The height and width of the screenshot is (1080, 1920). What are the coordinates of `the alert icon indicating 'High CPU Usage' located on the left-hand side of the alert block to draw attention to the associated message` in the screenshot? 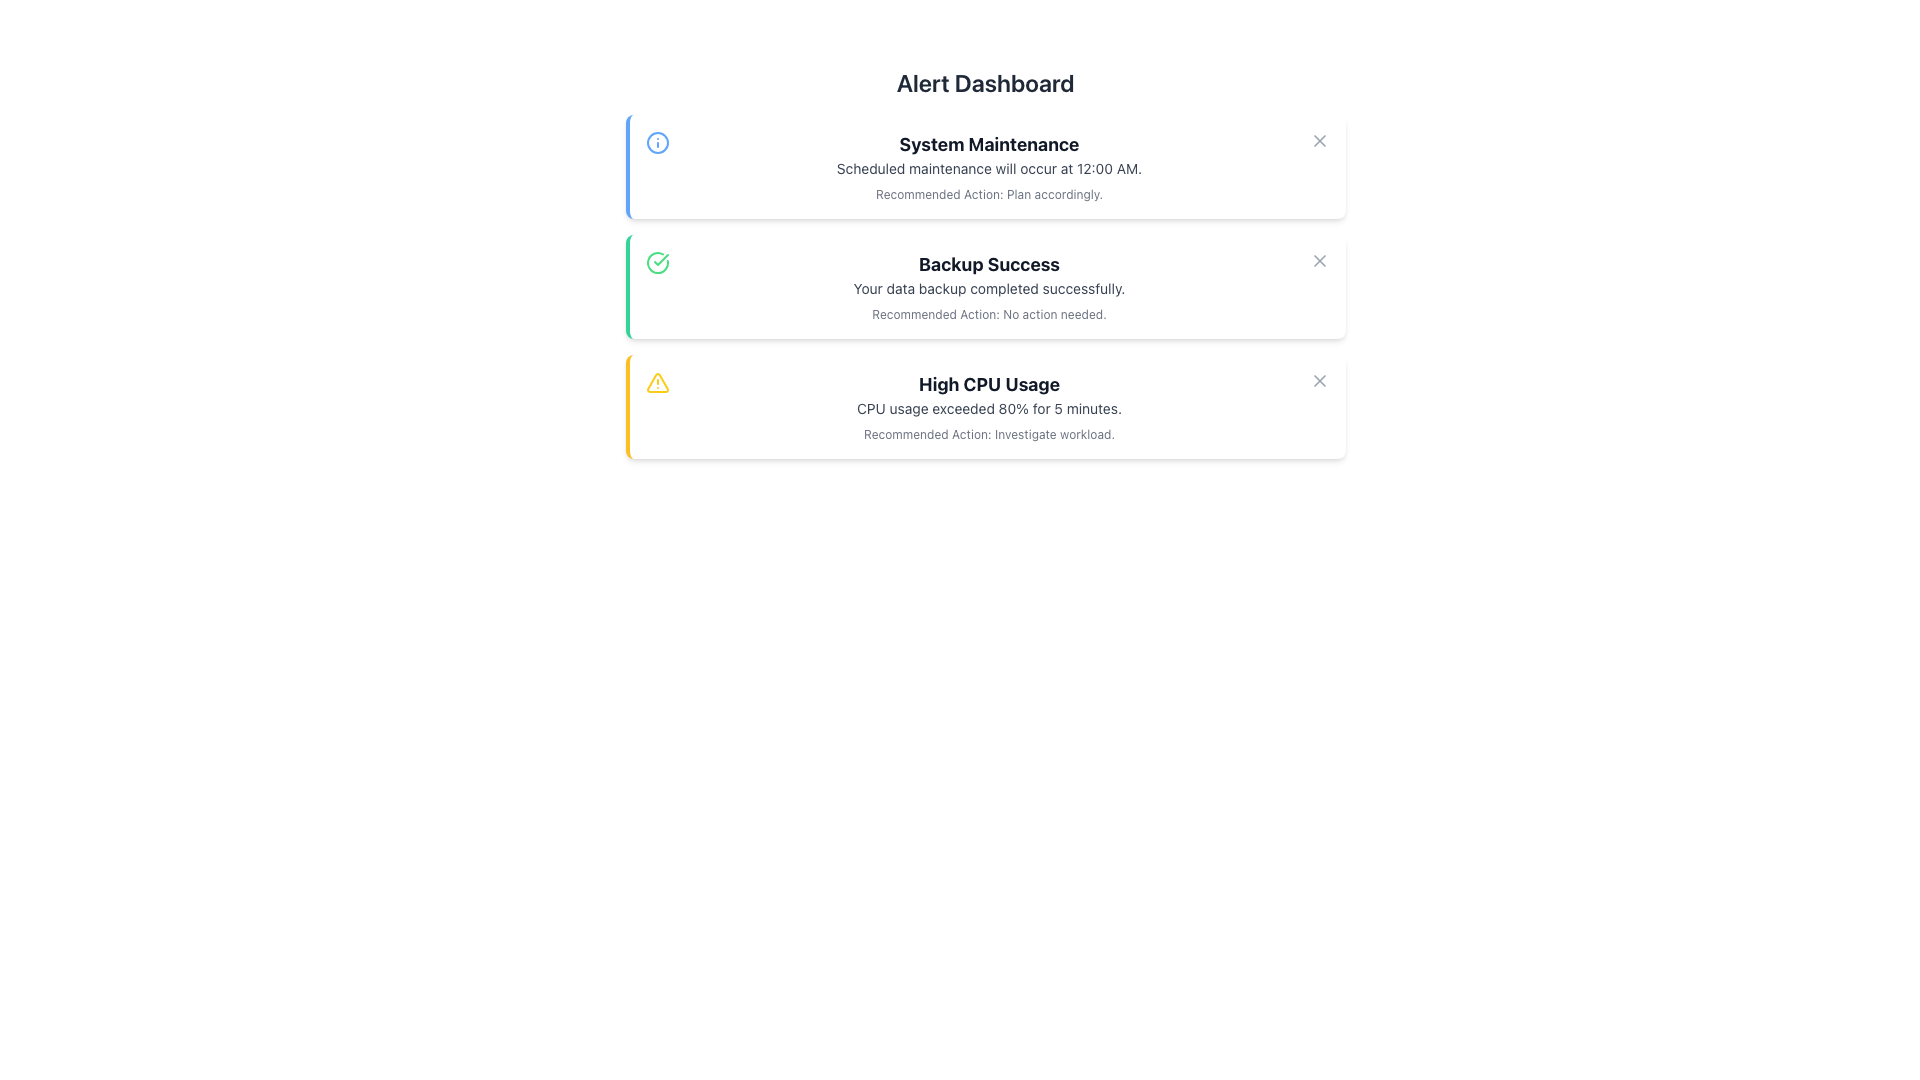 It's located at (657, 382).